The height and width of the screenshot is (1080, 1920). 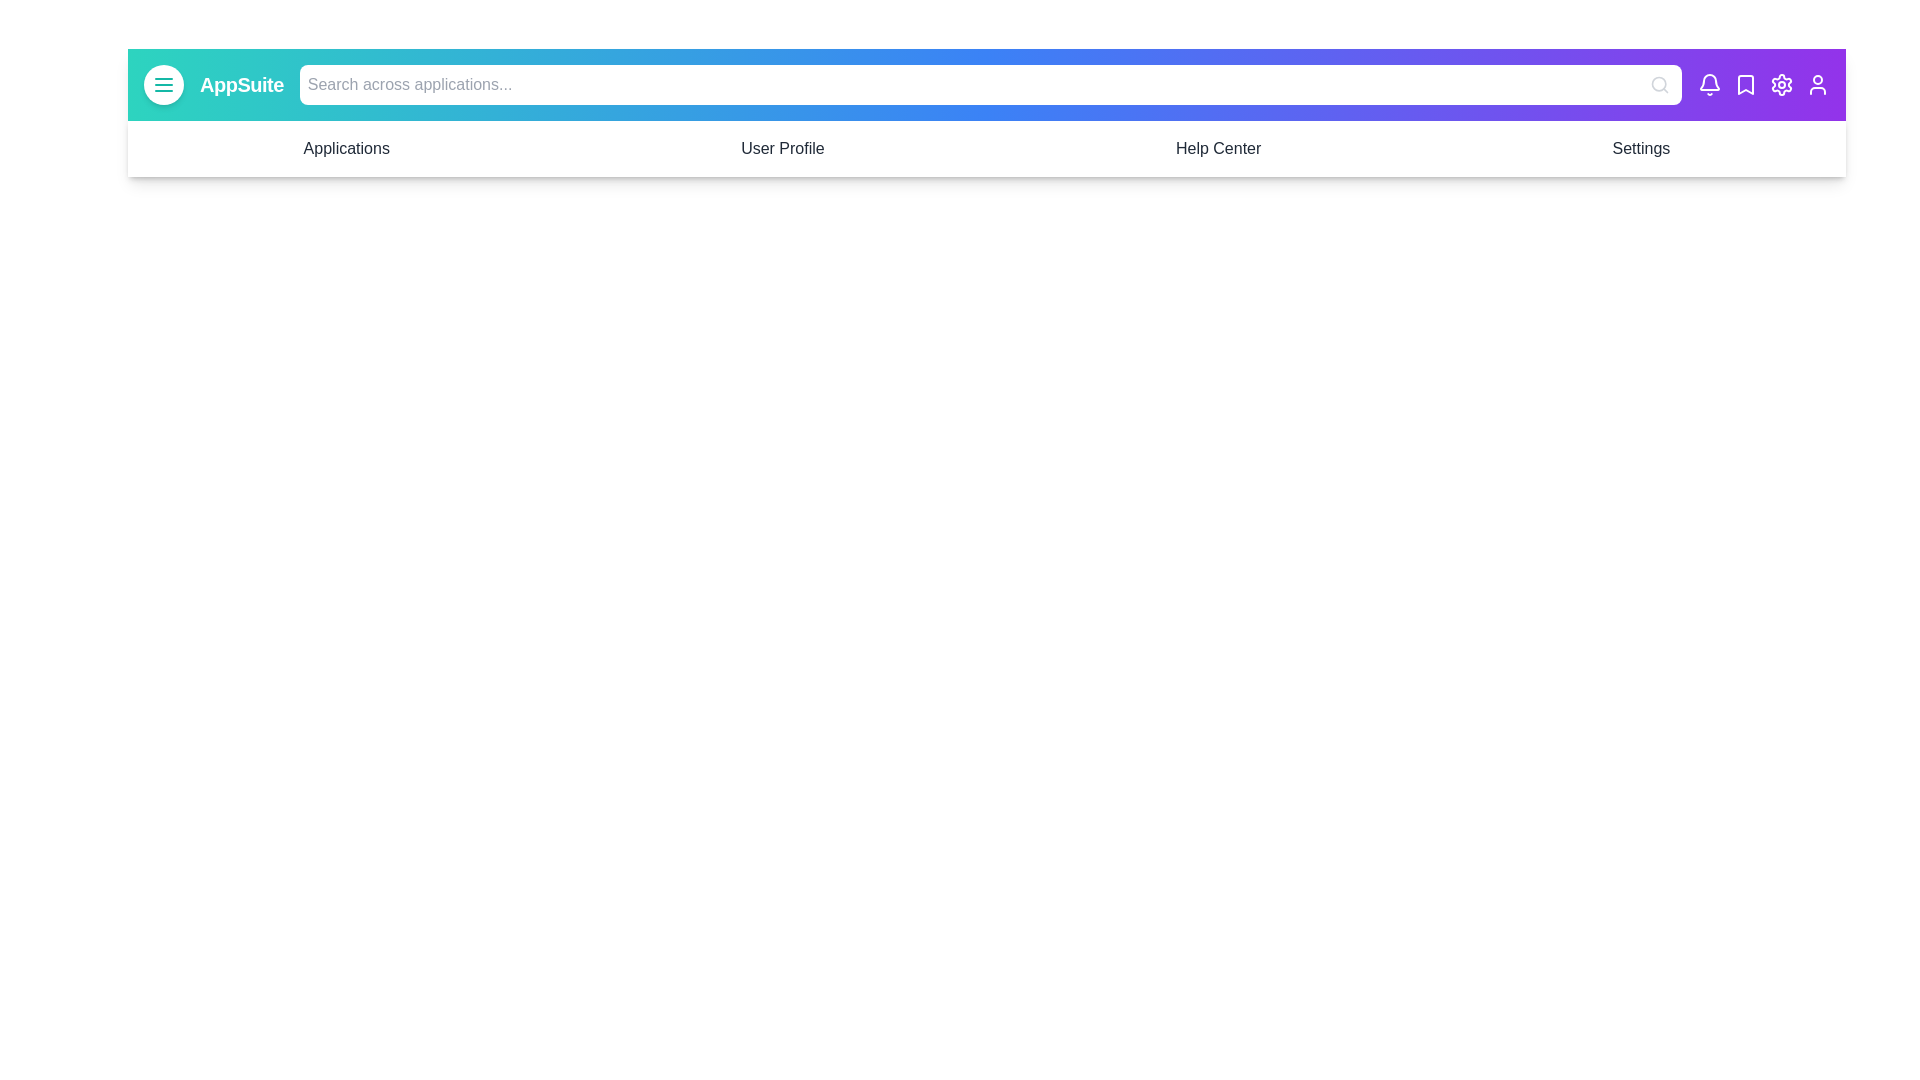 What do you see at coordinates (1745, 83) in the screenshot?
I see `the bookmark icon in the EnhancedAppBar` at bounding box center [1745, 83].